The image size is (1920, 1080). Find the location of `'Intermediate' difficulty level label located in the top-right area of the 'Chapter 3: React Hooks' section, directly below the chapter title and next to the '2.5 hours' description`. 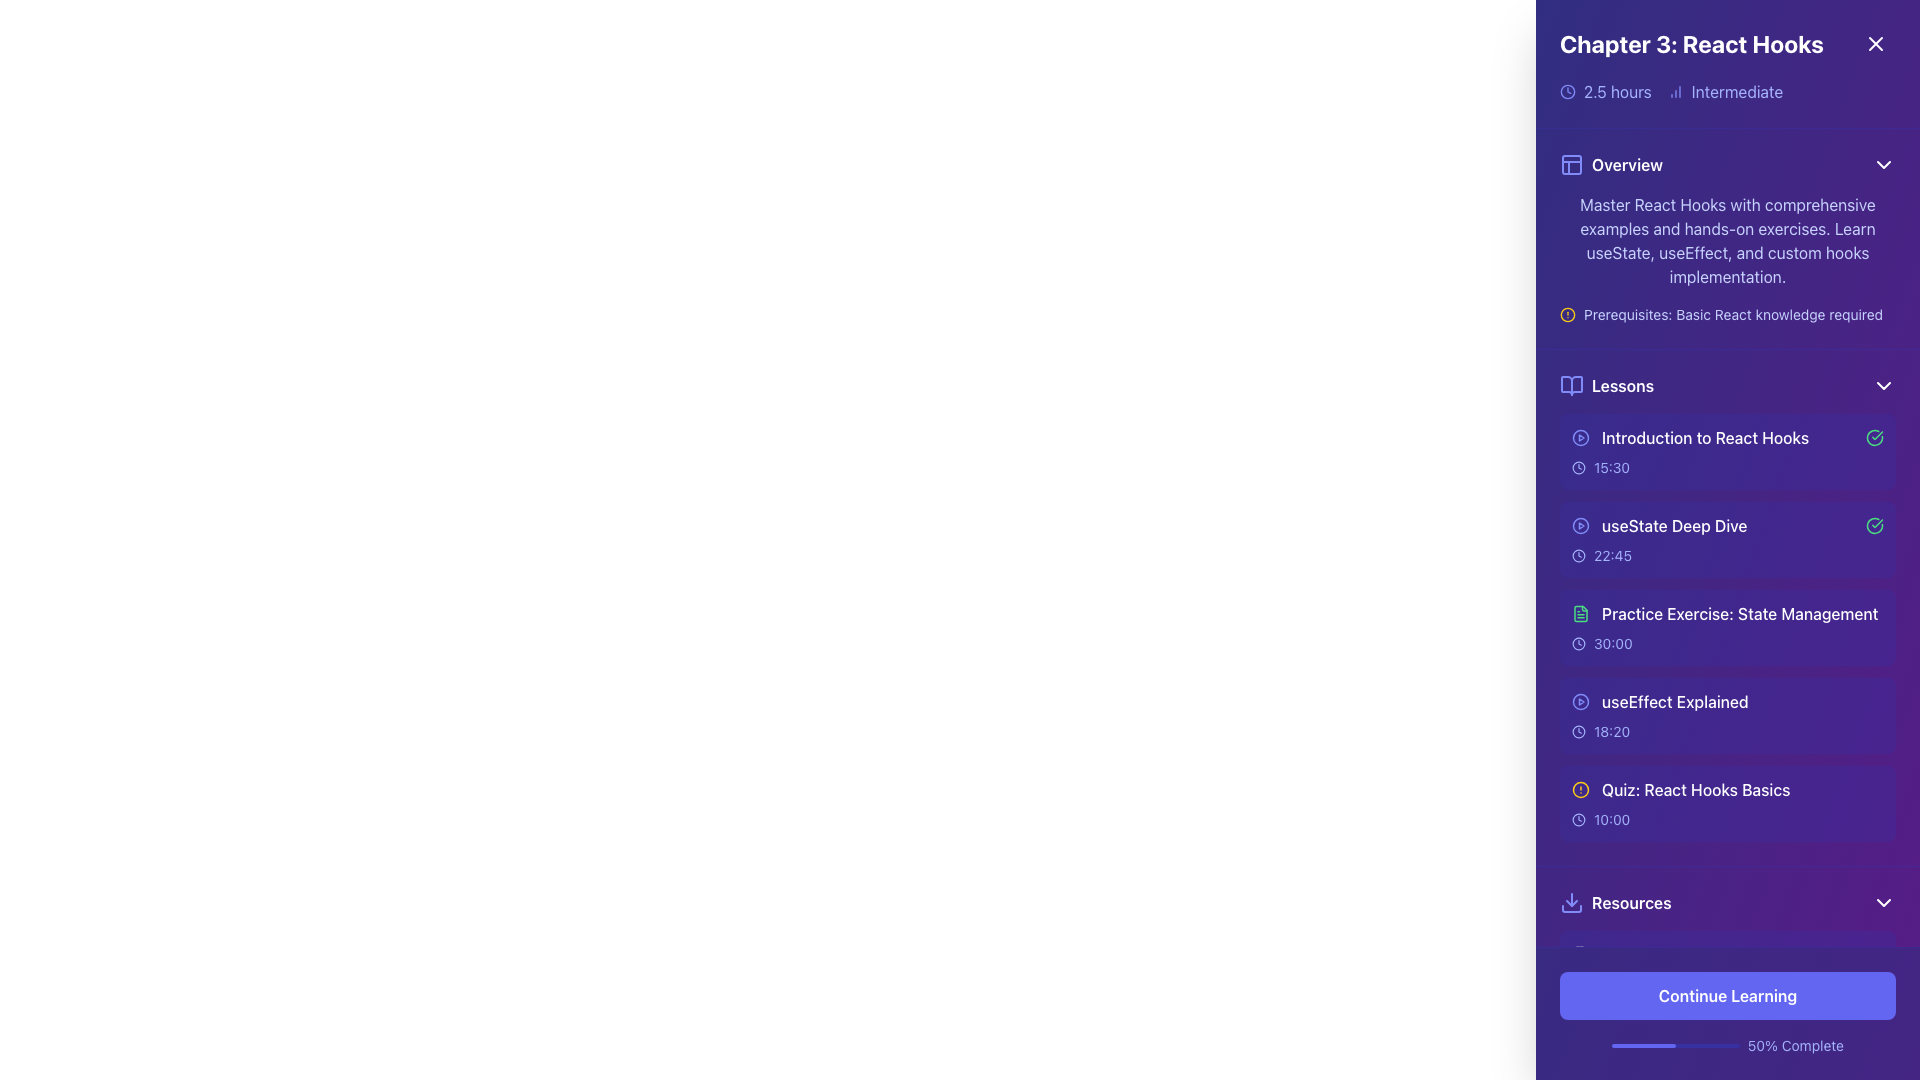

'Intermediate' difficulty level label located in the top-right area of the 'Chapter 3: React Hooks' section, directly below the chapter title and next to the '2.5 hours' description is located at coordinates (1724, 92).